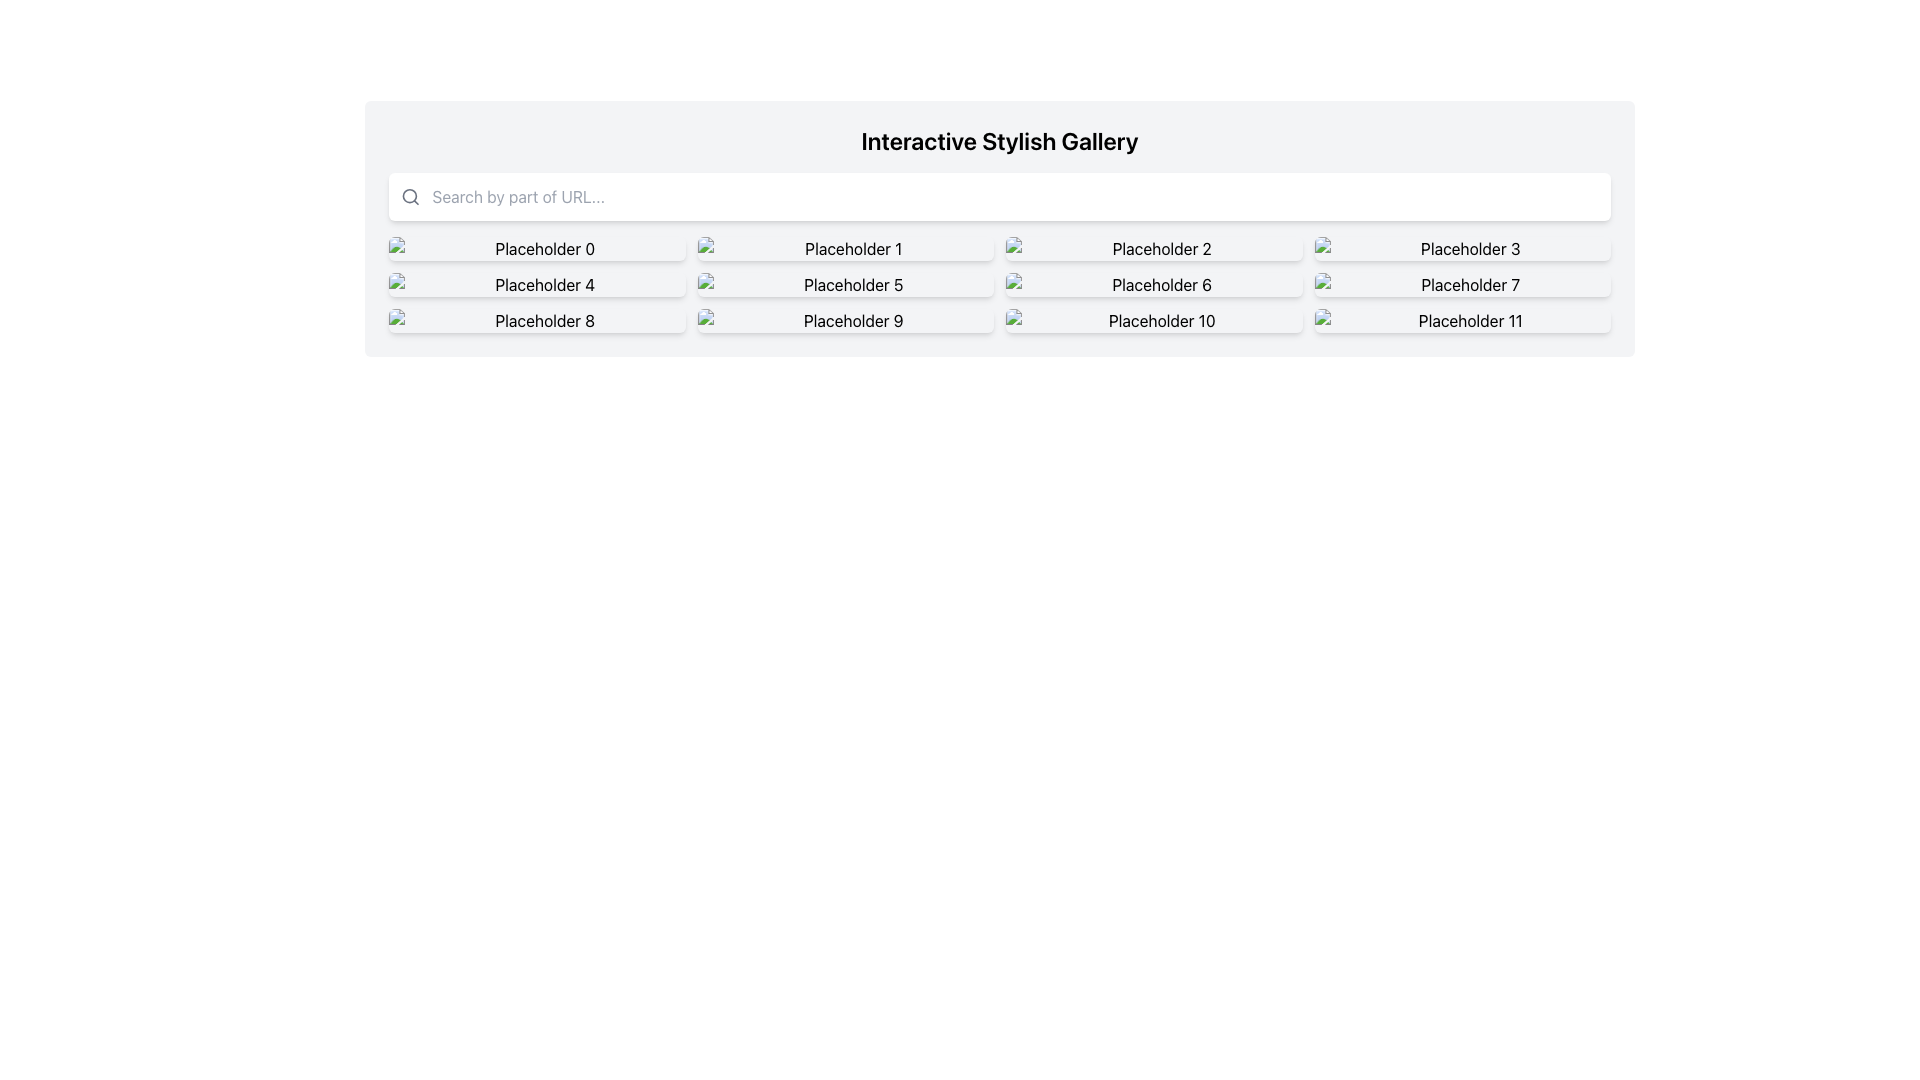 This screenshot has width=1920, height=1080. Describe the element at coordinates (537, 248) in the screenshot. I see `the first Gallery Item block displaying the text 'Placeholder 0', which is located` at that location.